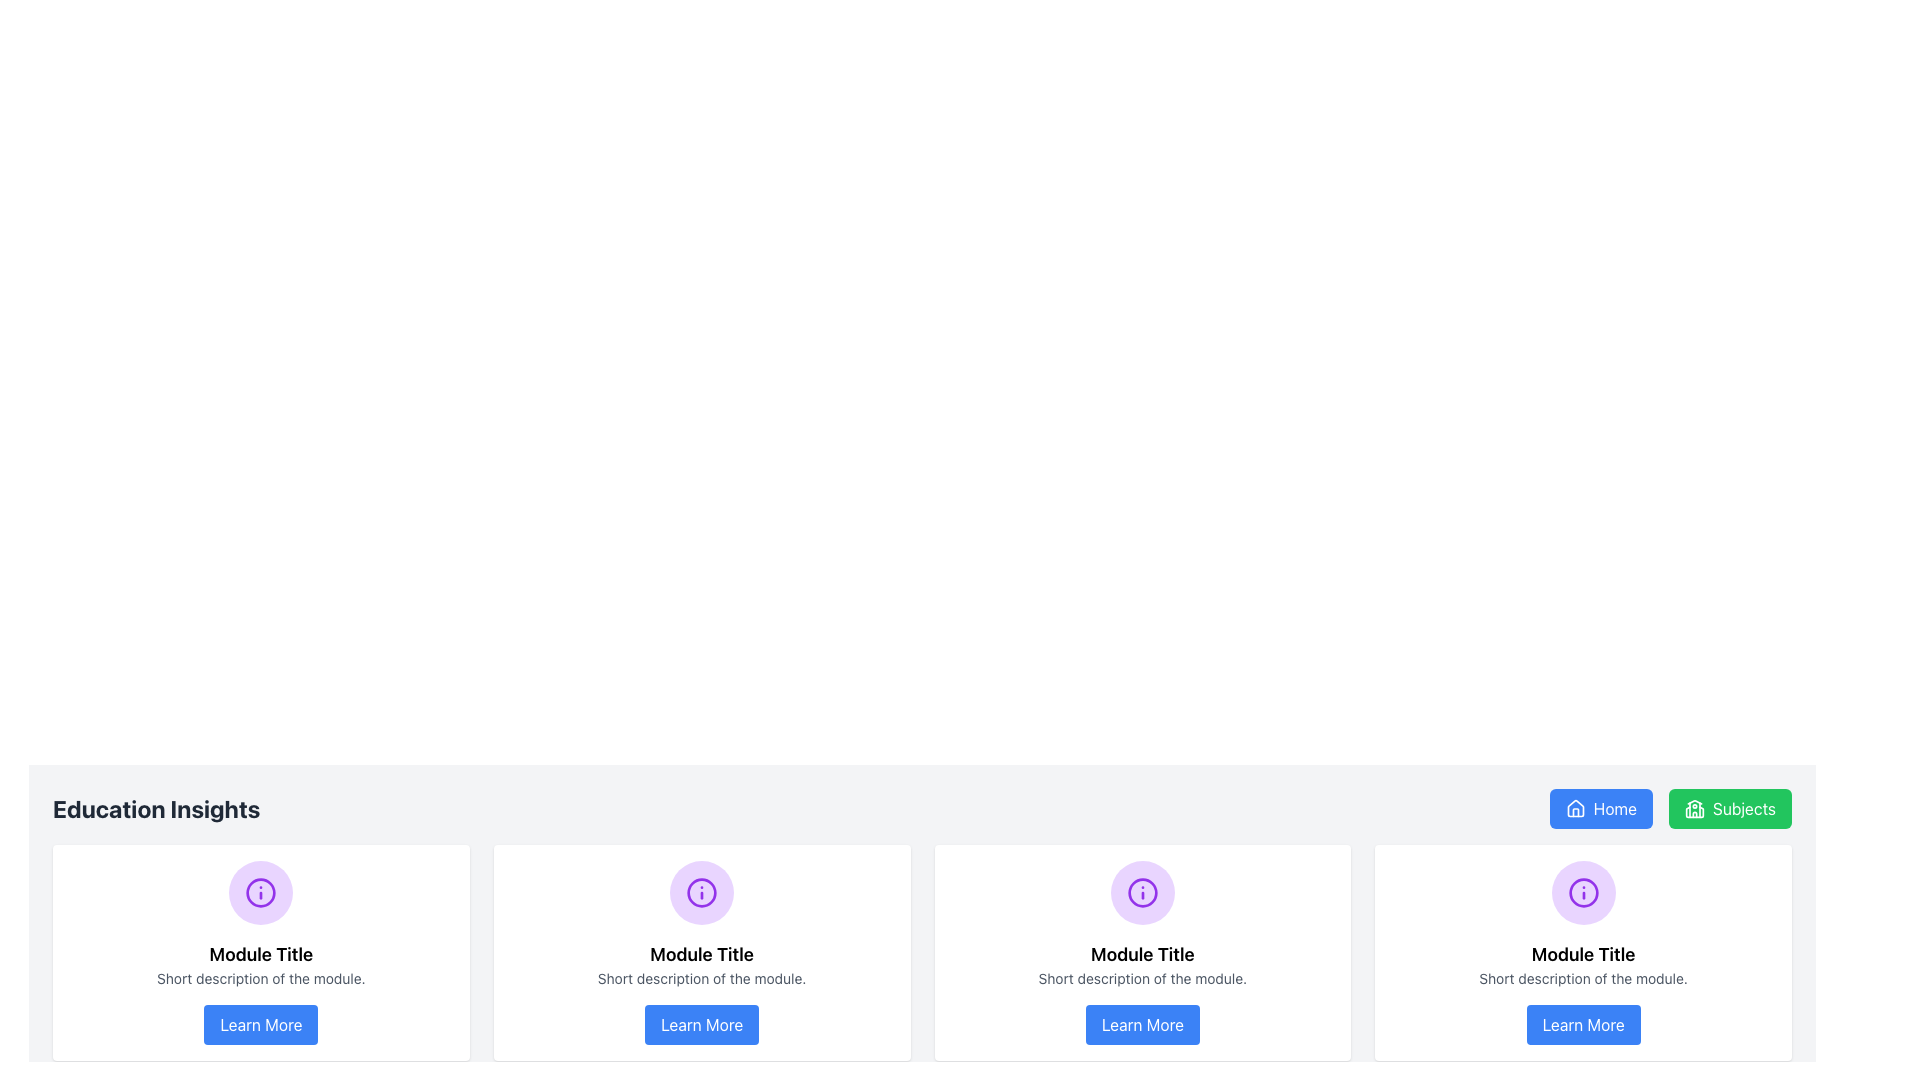 Image resolution: width=1920 pixels, height=1080 pixels. I want to click on the green 'Subjects' button with a schoolhouse icon, so click(1728, 808).